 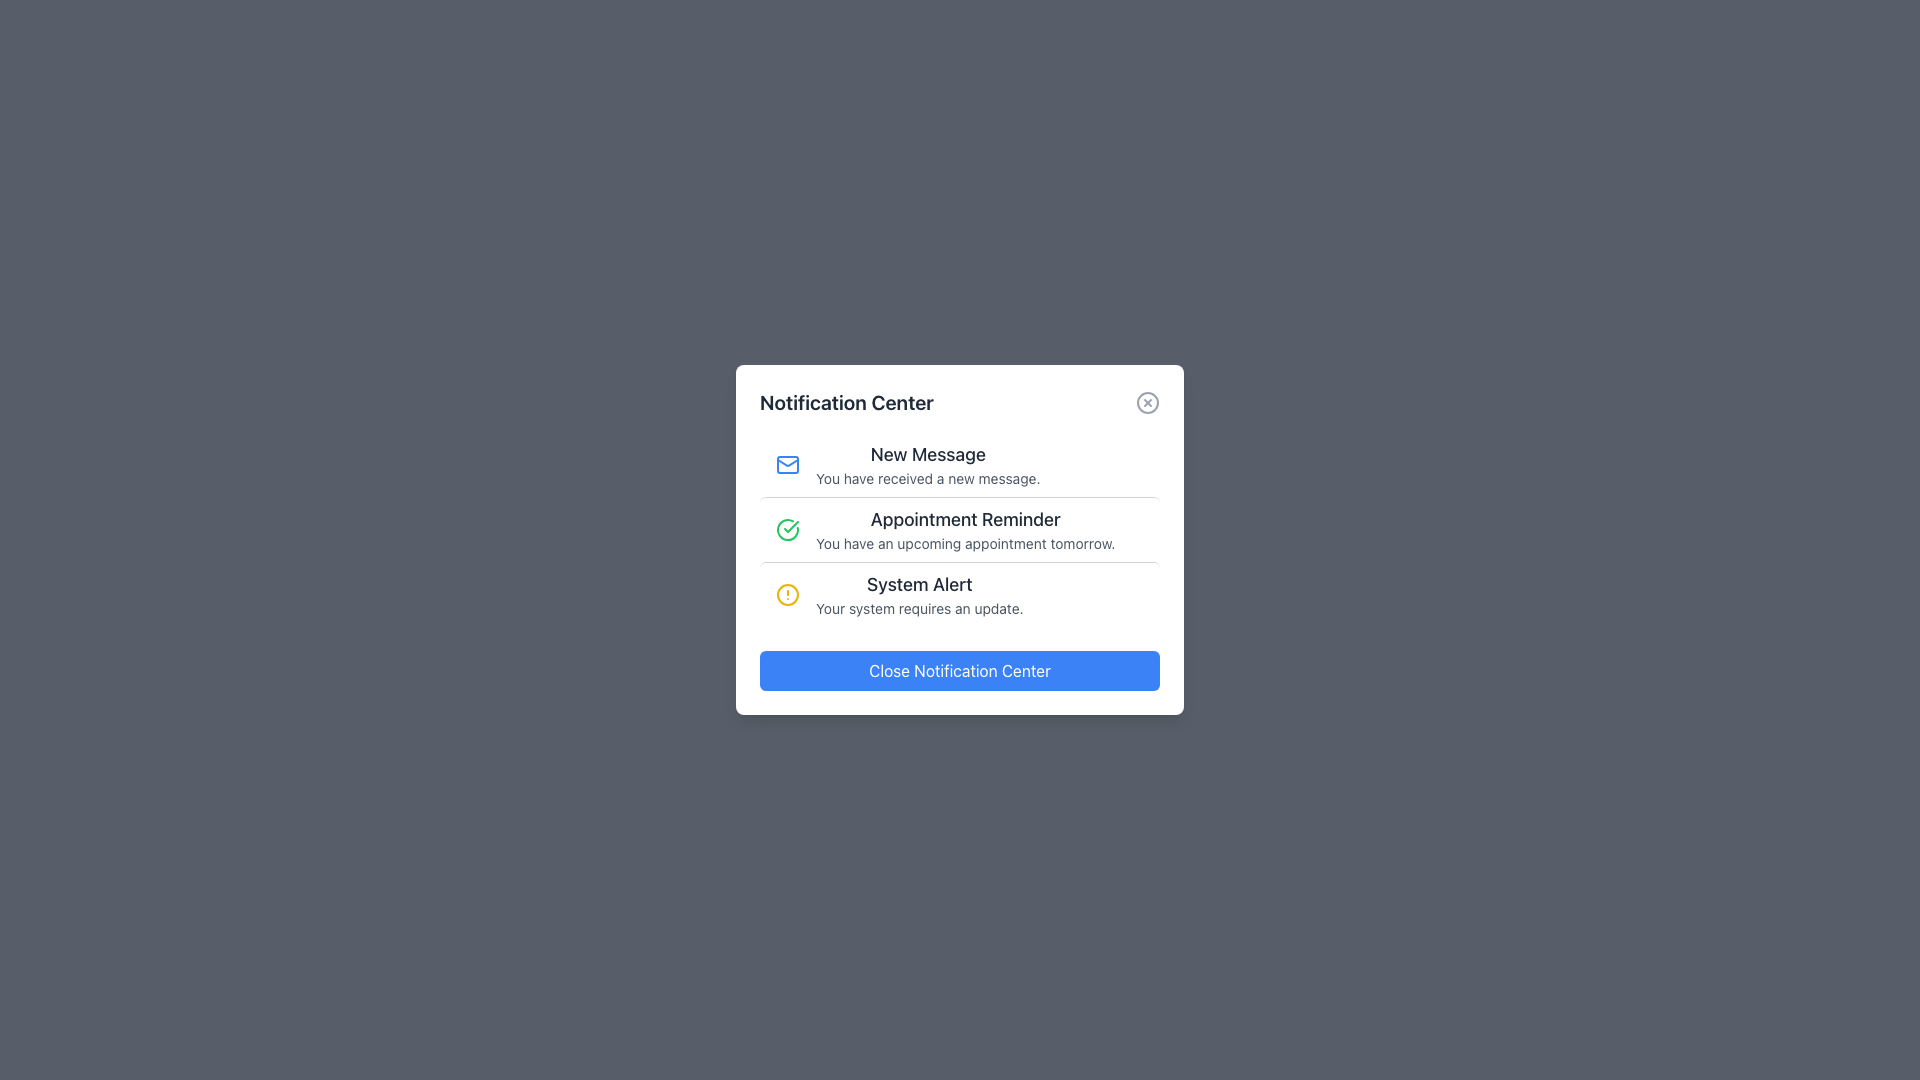 What do you see at coordinates (965, 543) in the screenshot?
I see `the static text that states 'You have an upcoming appointment tomorrow.' which is located under the bold title 'Appointment Reminder' in the second notification entry` at bounding box center [965, 543].